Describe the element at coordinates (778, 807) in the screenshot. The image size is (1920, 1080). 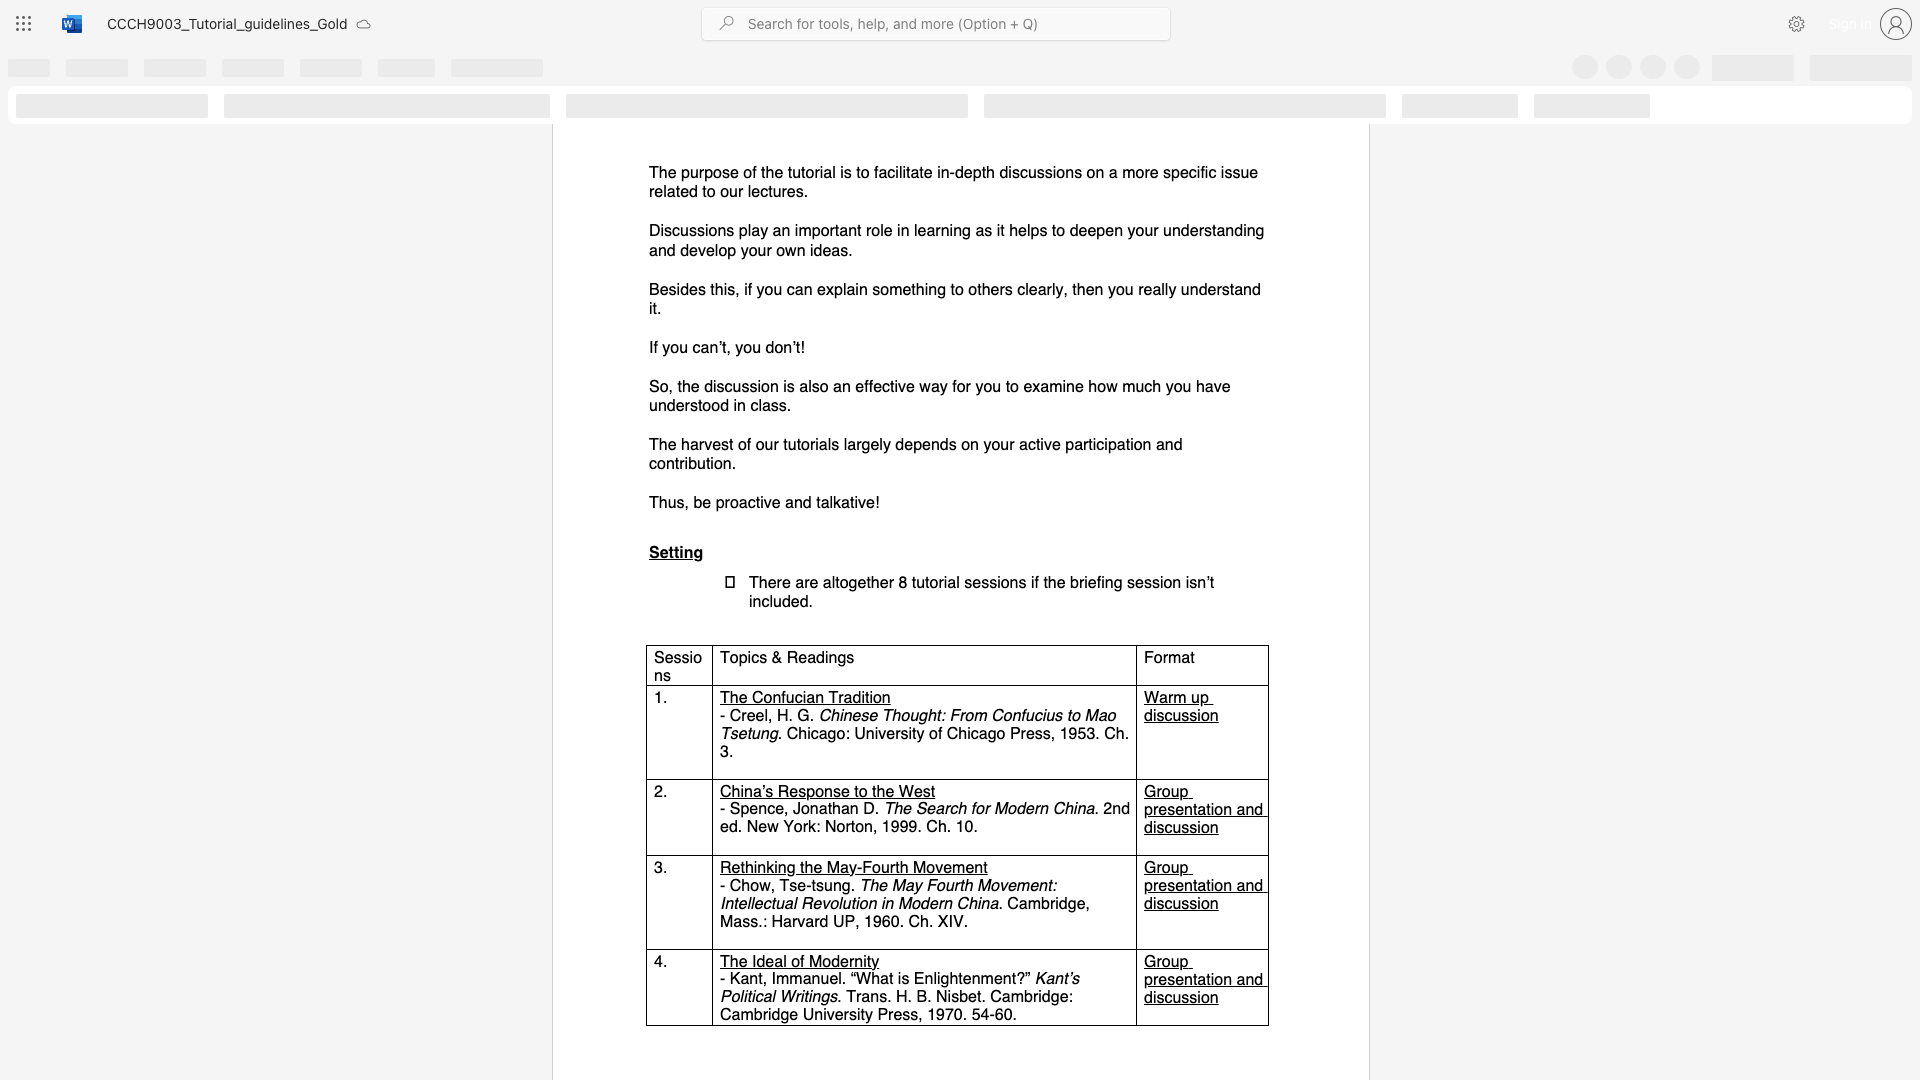
I see `the 2th character "e" in the text` at that location.